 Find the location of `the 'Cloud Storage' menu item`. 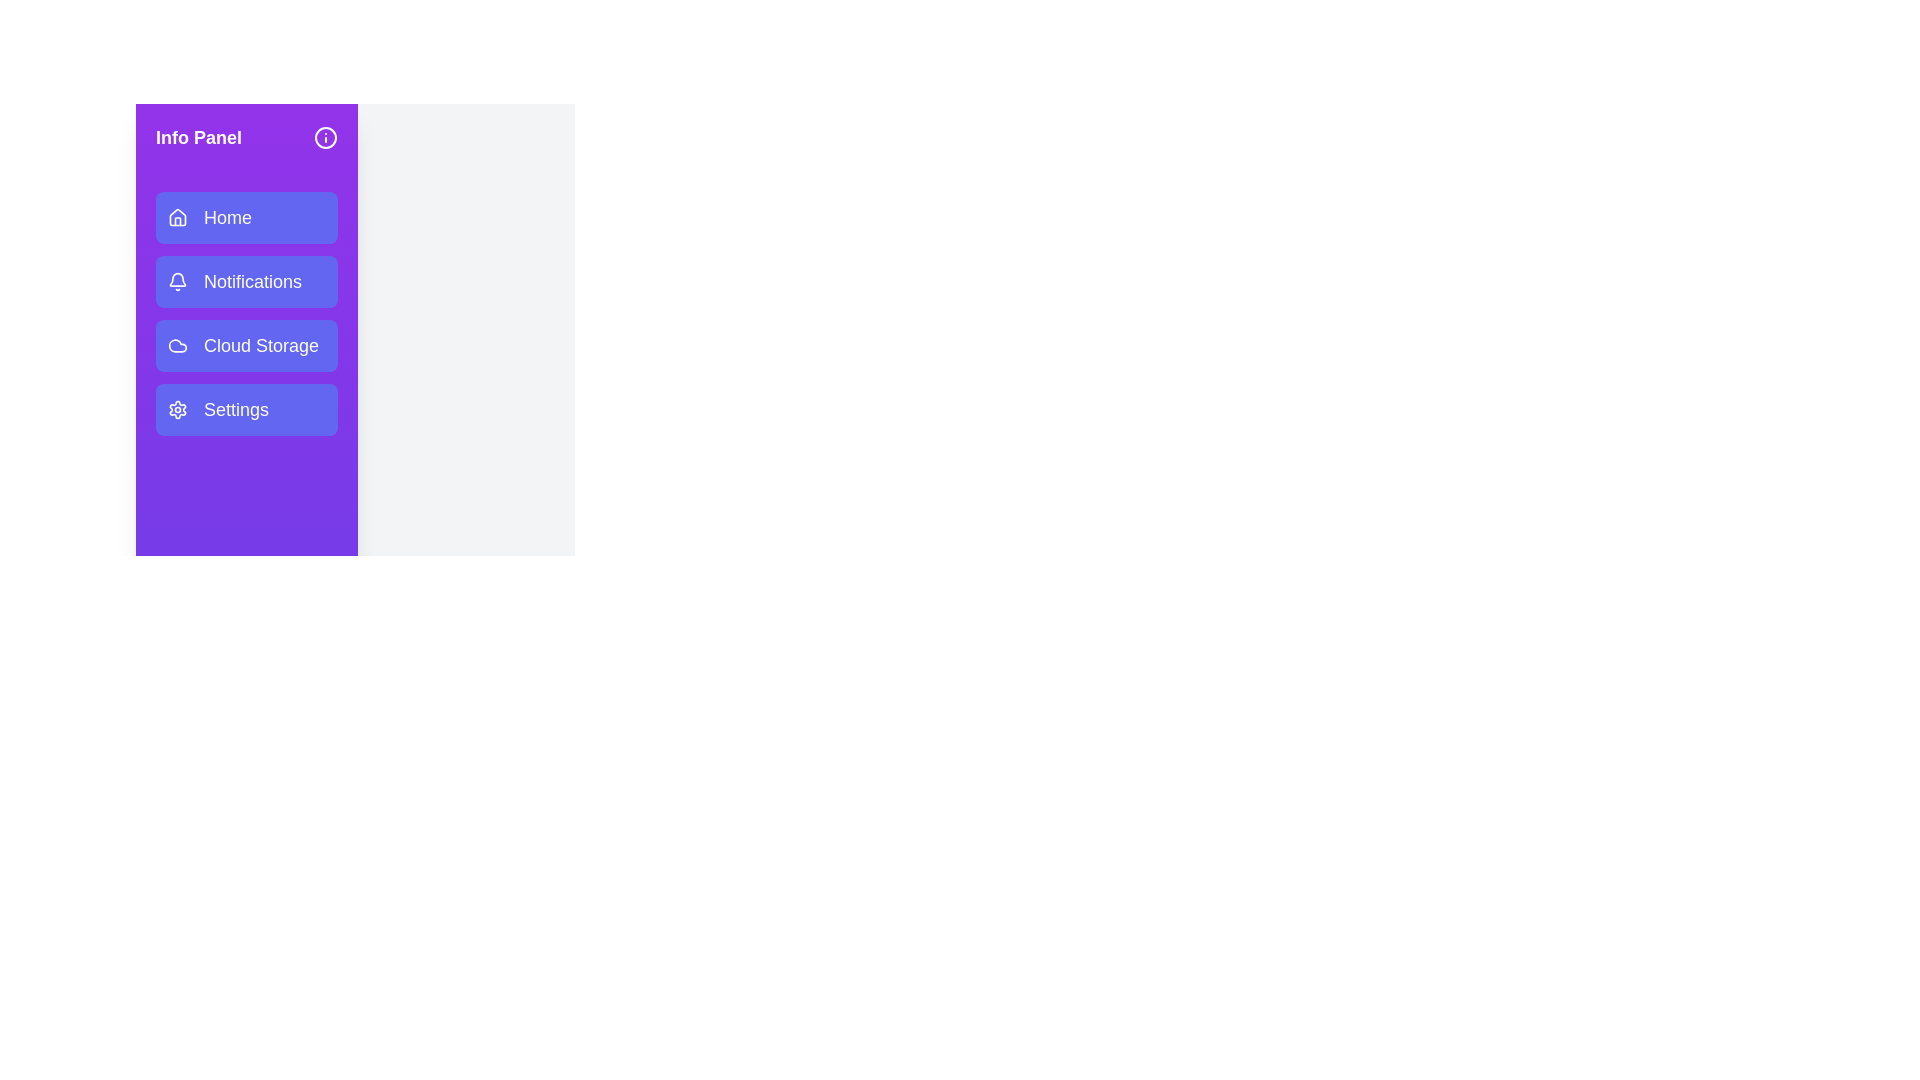

the 'Cloud Storage' menu item is located at coordinates (245, 345).